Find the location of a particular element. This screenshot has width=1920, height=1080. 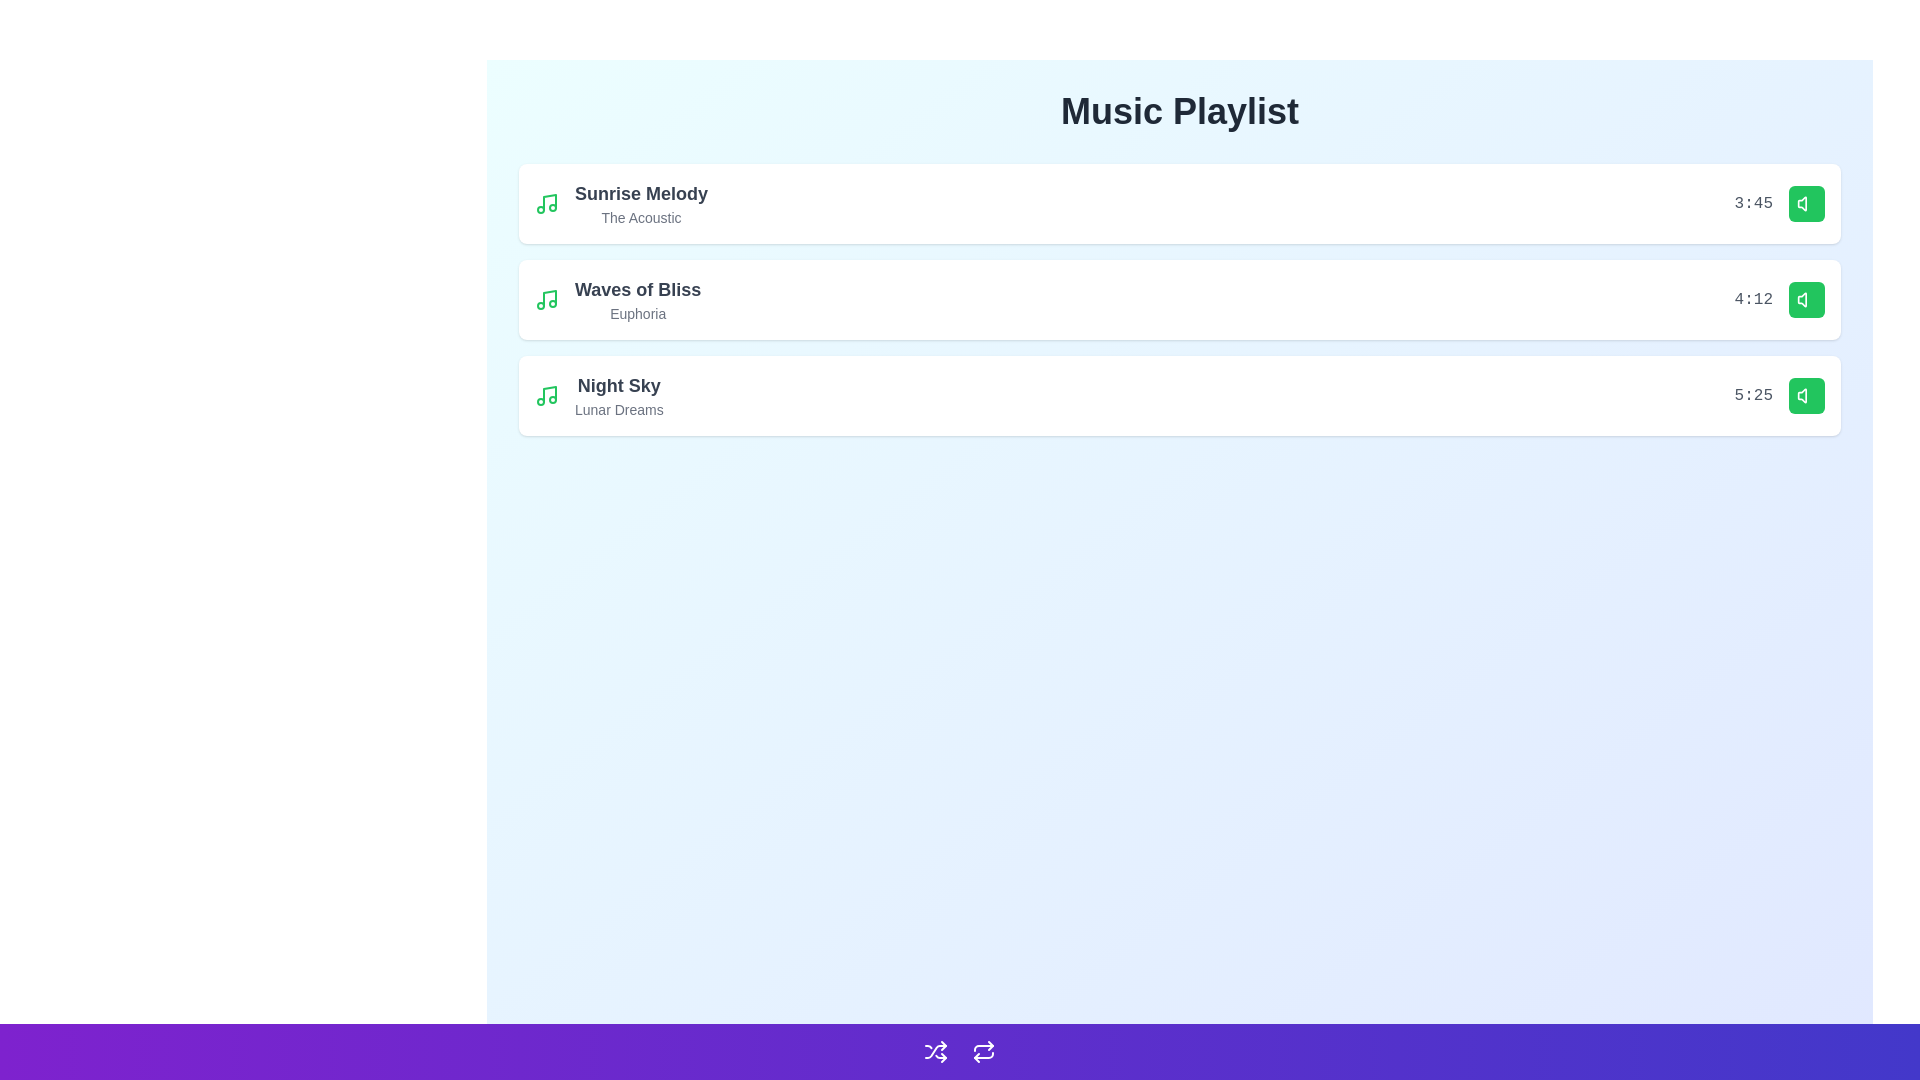

the green musical note icon located at the far left of the first entry in the music playlist to interact with the music entry is located at coordinates (547, 204).